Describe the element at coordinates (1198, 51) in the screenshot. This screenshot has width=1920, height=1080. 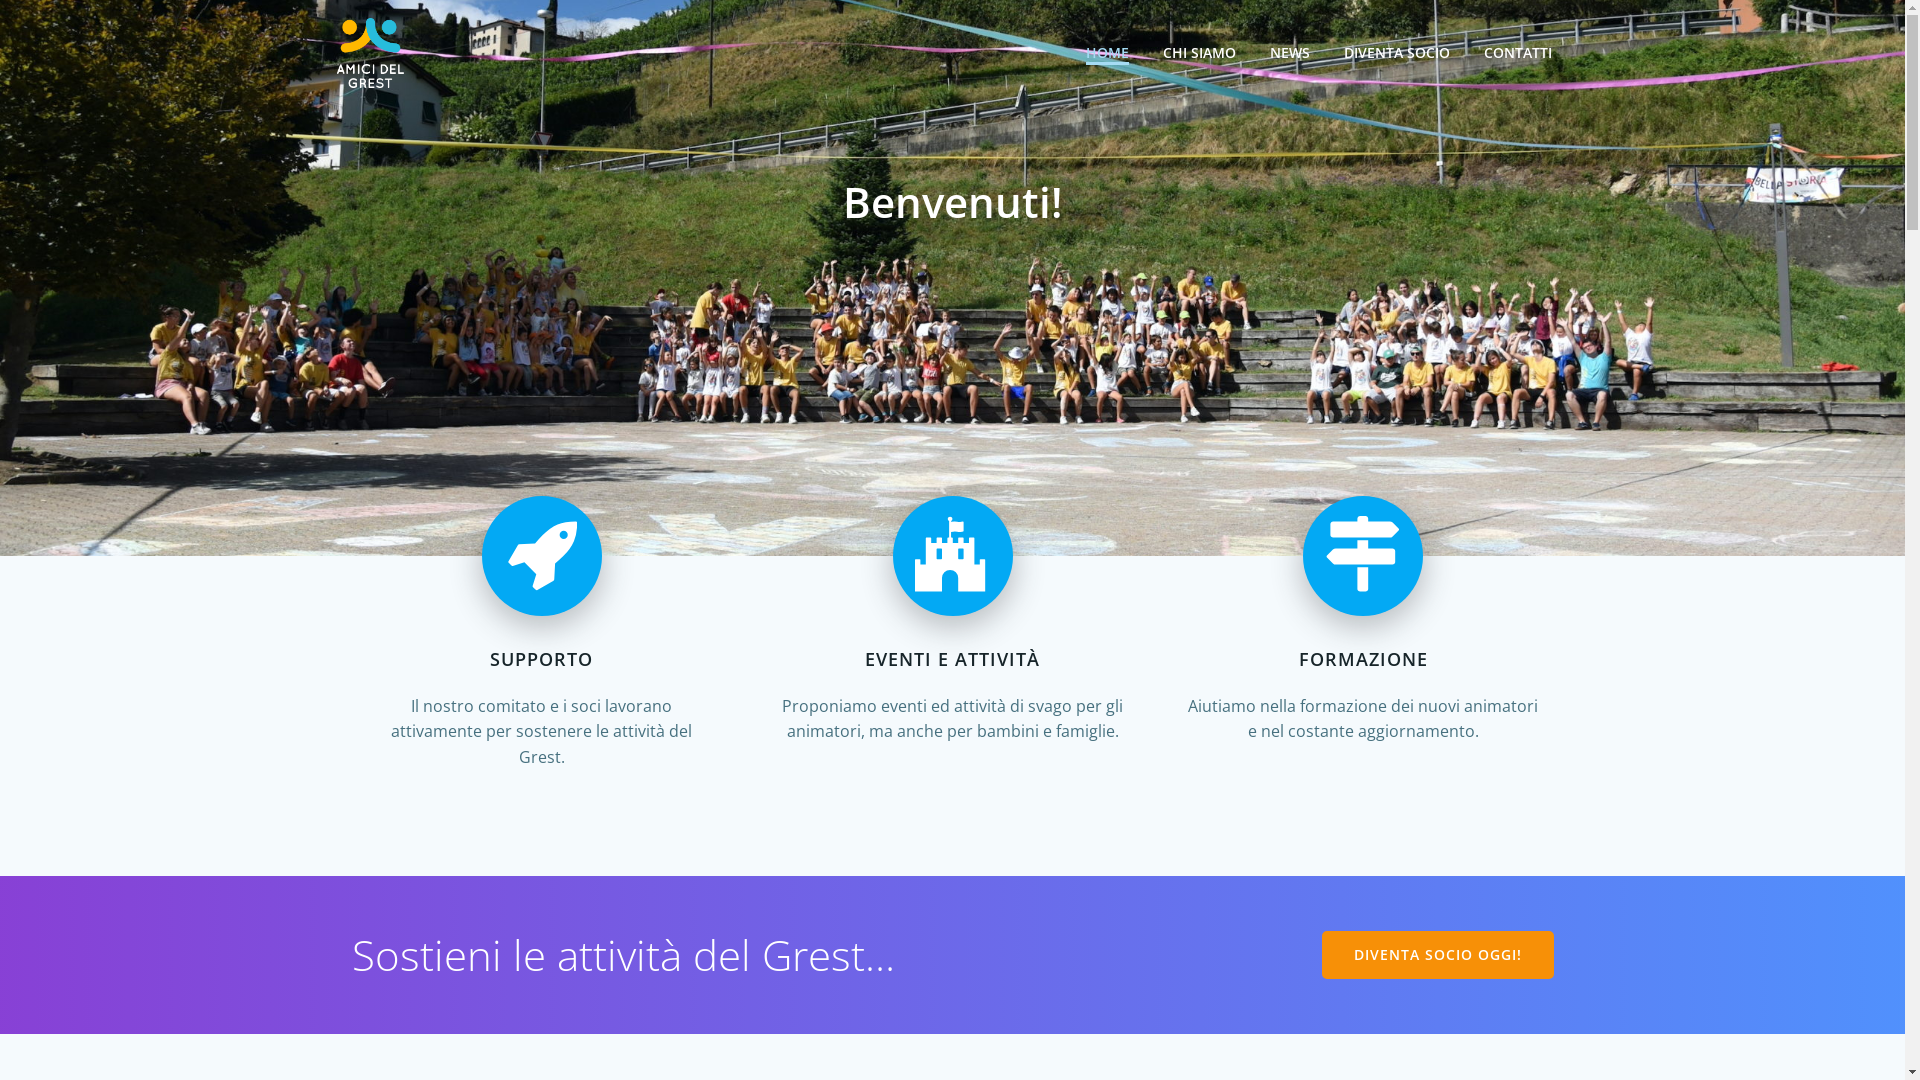
I see `'CHI SIAMO'` at that location.